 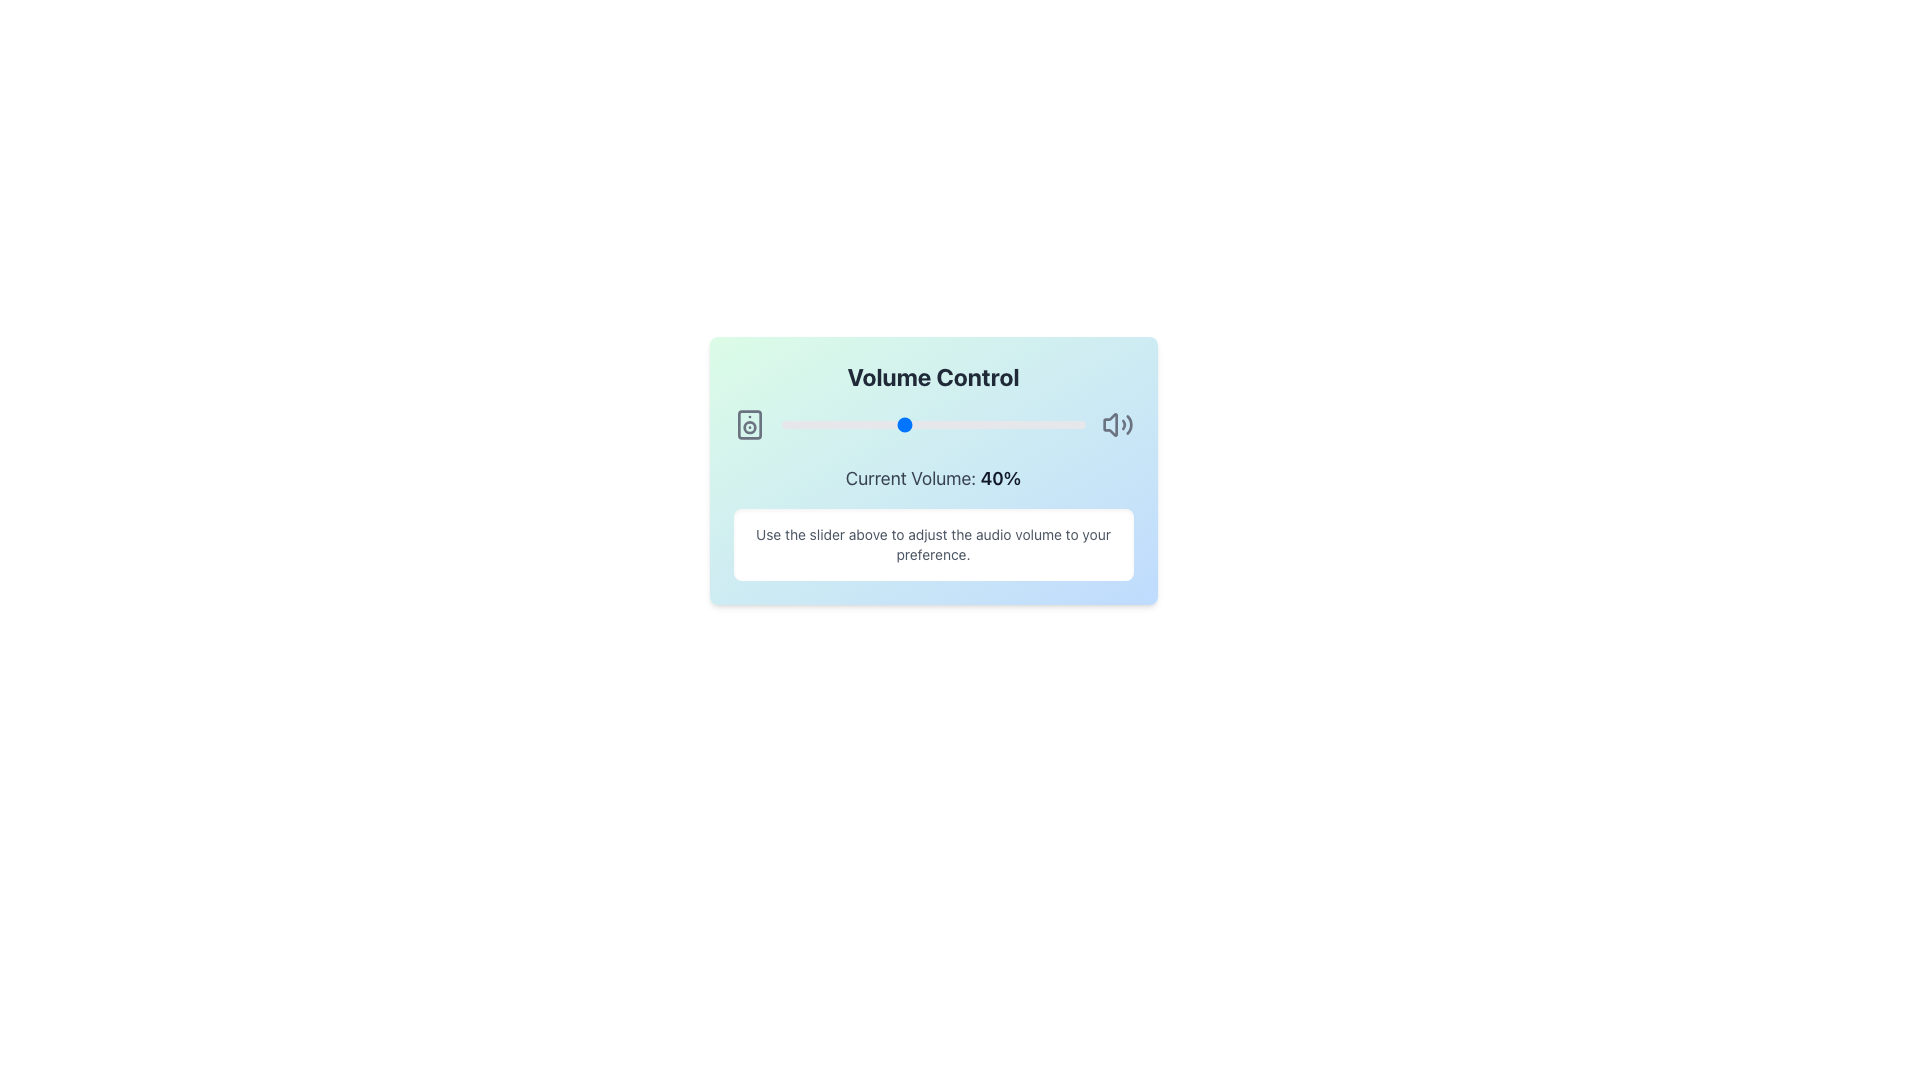 What do you see at coordinates (1000, 423) in the screenshot?
I see `the volume level` at bounding box center [1000, 423].